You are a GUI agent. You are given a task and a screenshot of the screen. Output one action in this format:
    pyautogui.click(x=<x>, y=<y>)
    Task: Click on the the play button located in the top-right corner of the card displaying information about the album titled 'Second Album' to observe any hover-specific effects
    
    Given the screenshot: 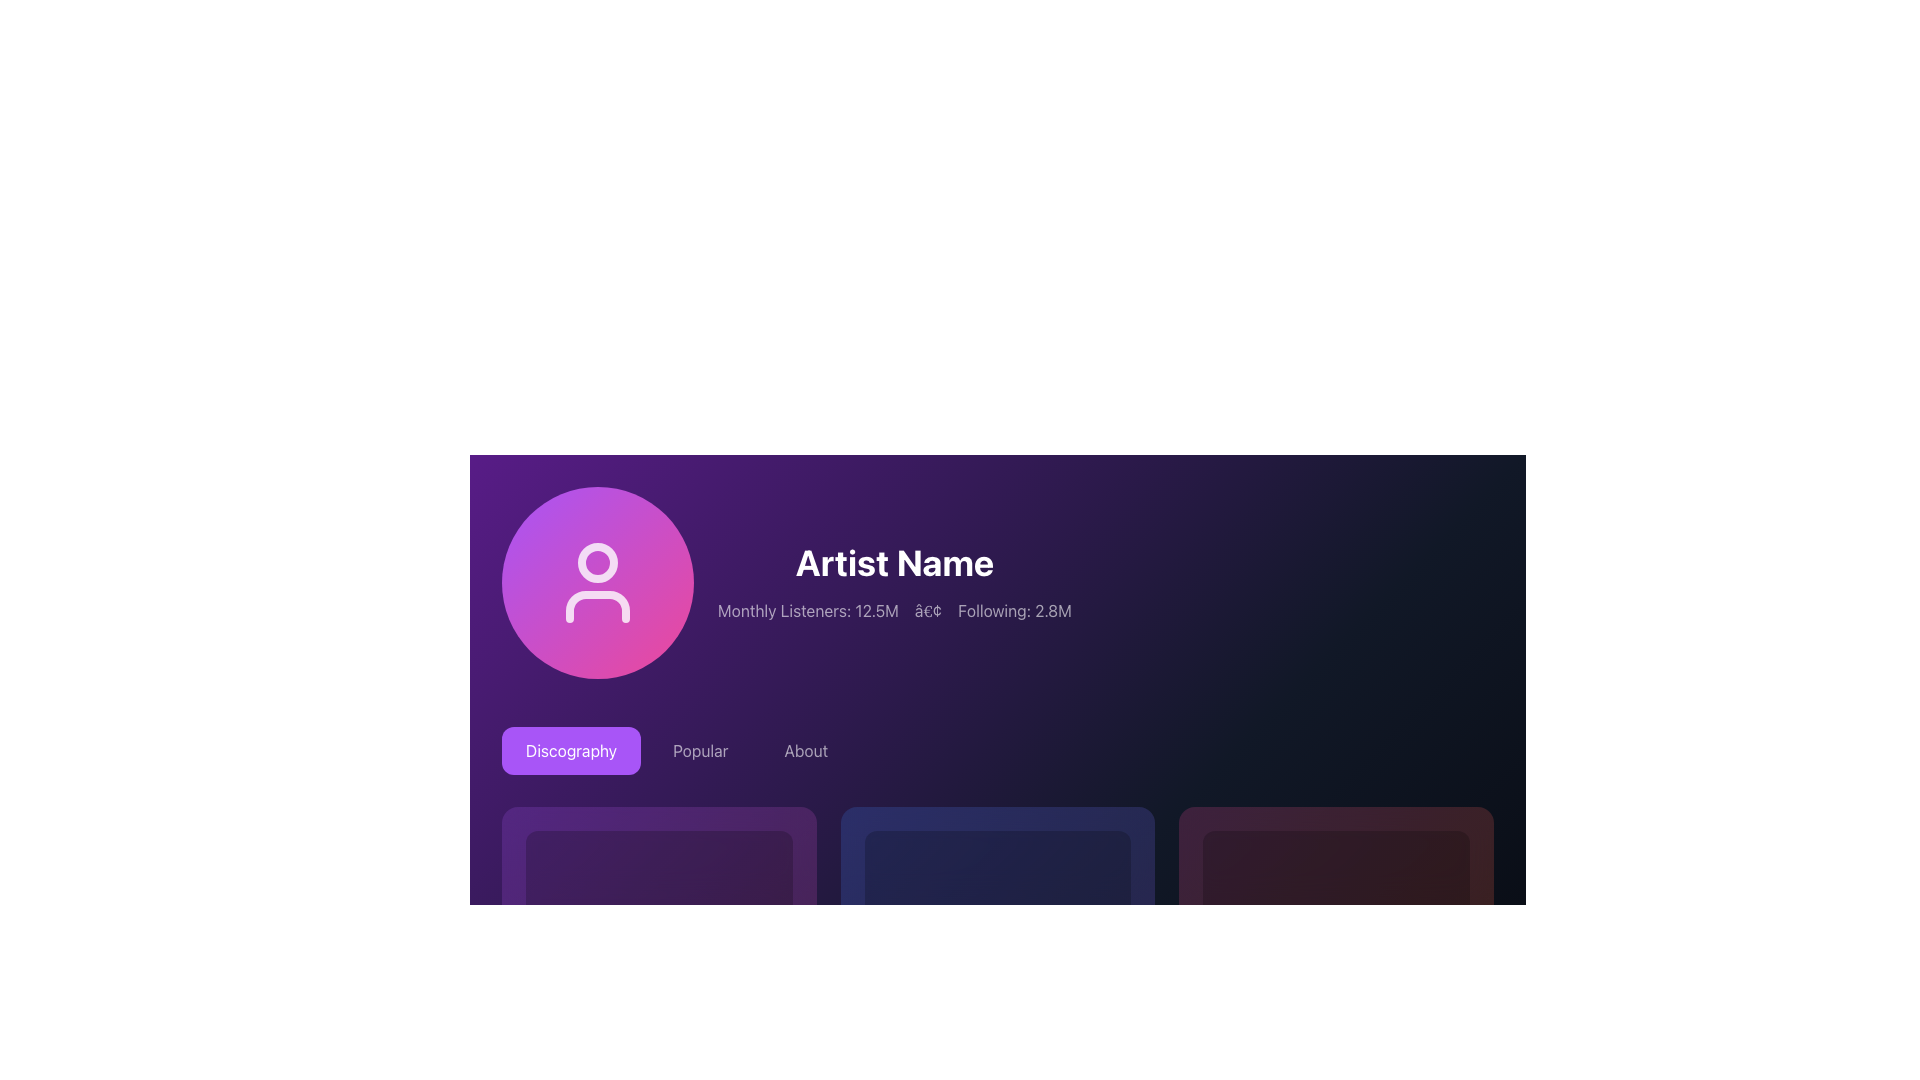 What is the action you would take?
    pyautogui.click(x=1114, y=847)
    